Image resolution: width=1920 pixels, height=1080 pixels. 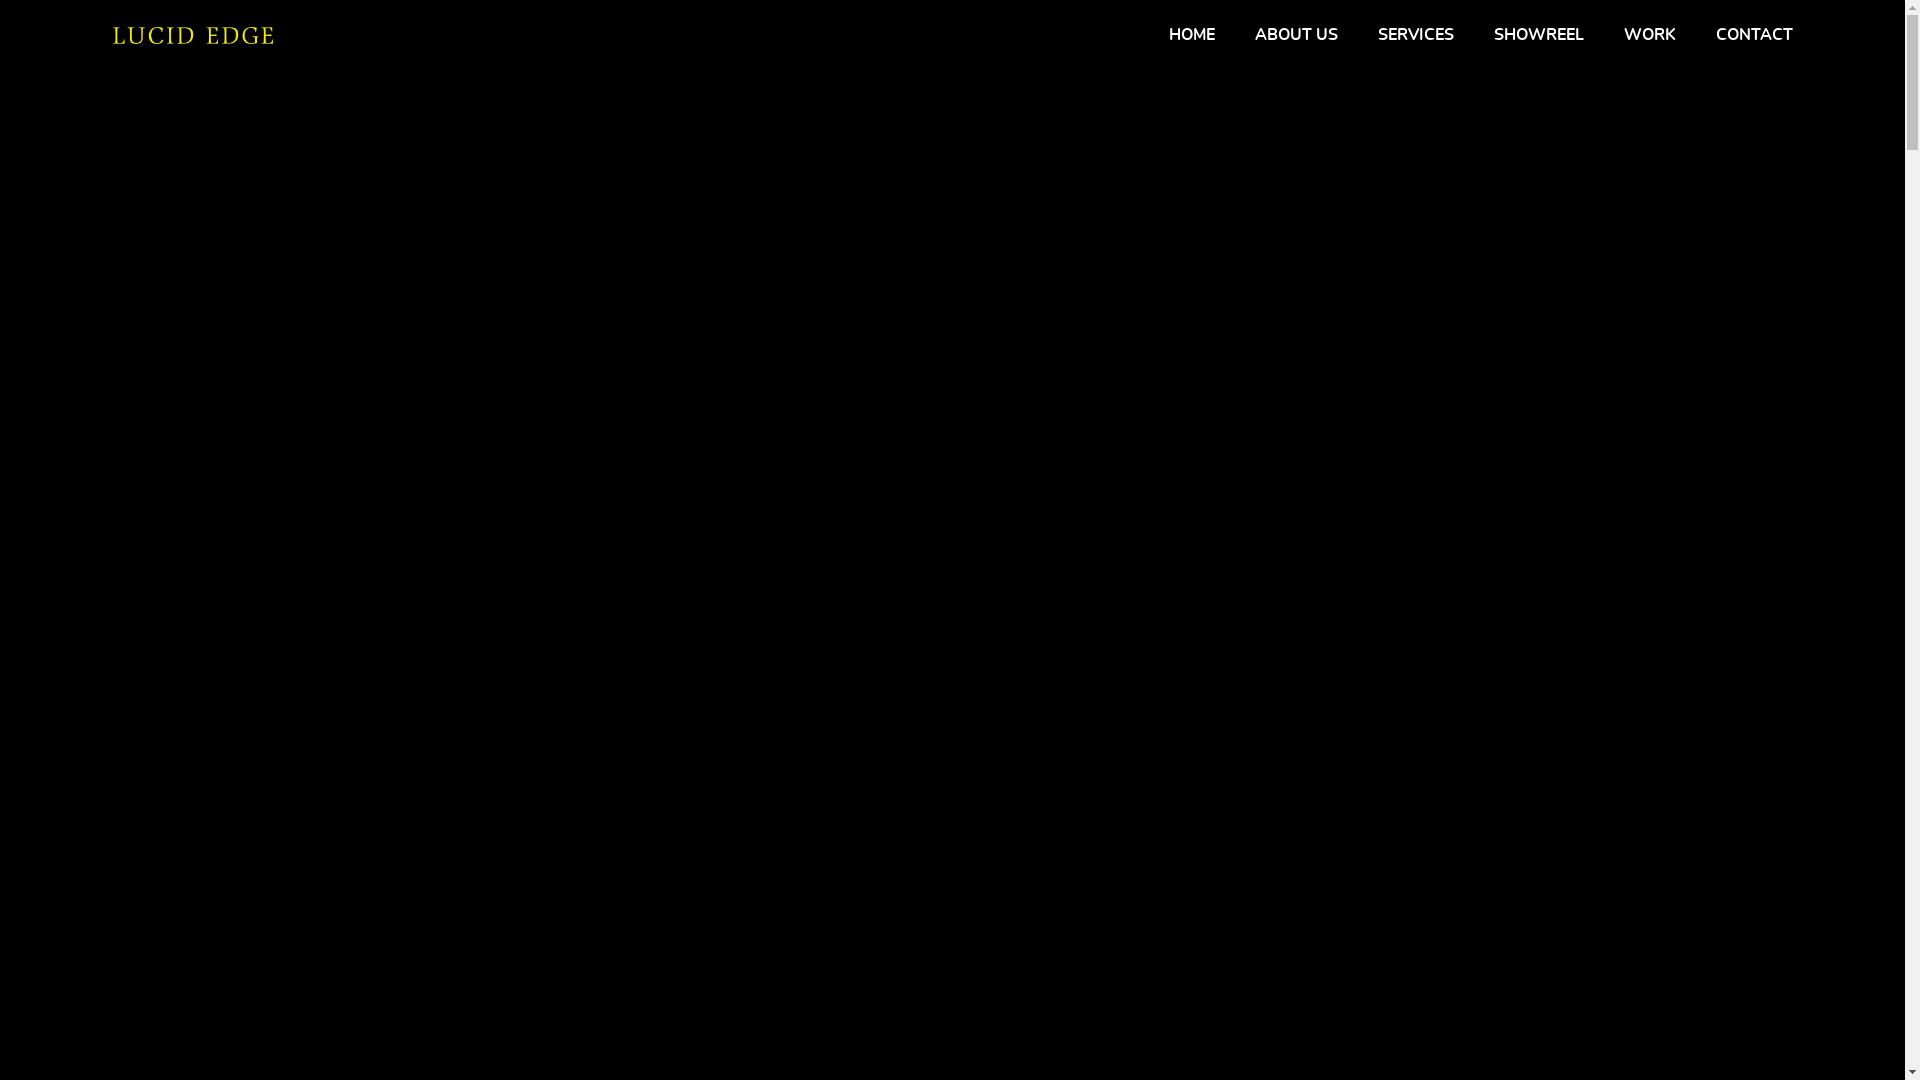 I want to click on 'SHOWREEL', so click(x=1538, y=35).